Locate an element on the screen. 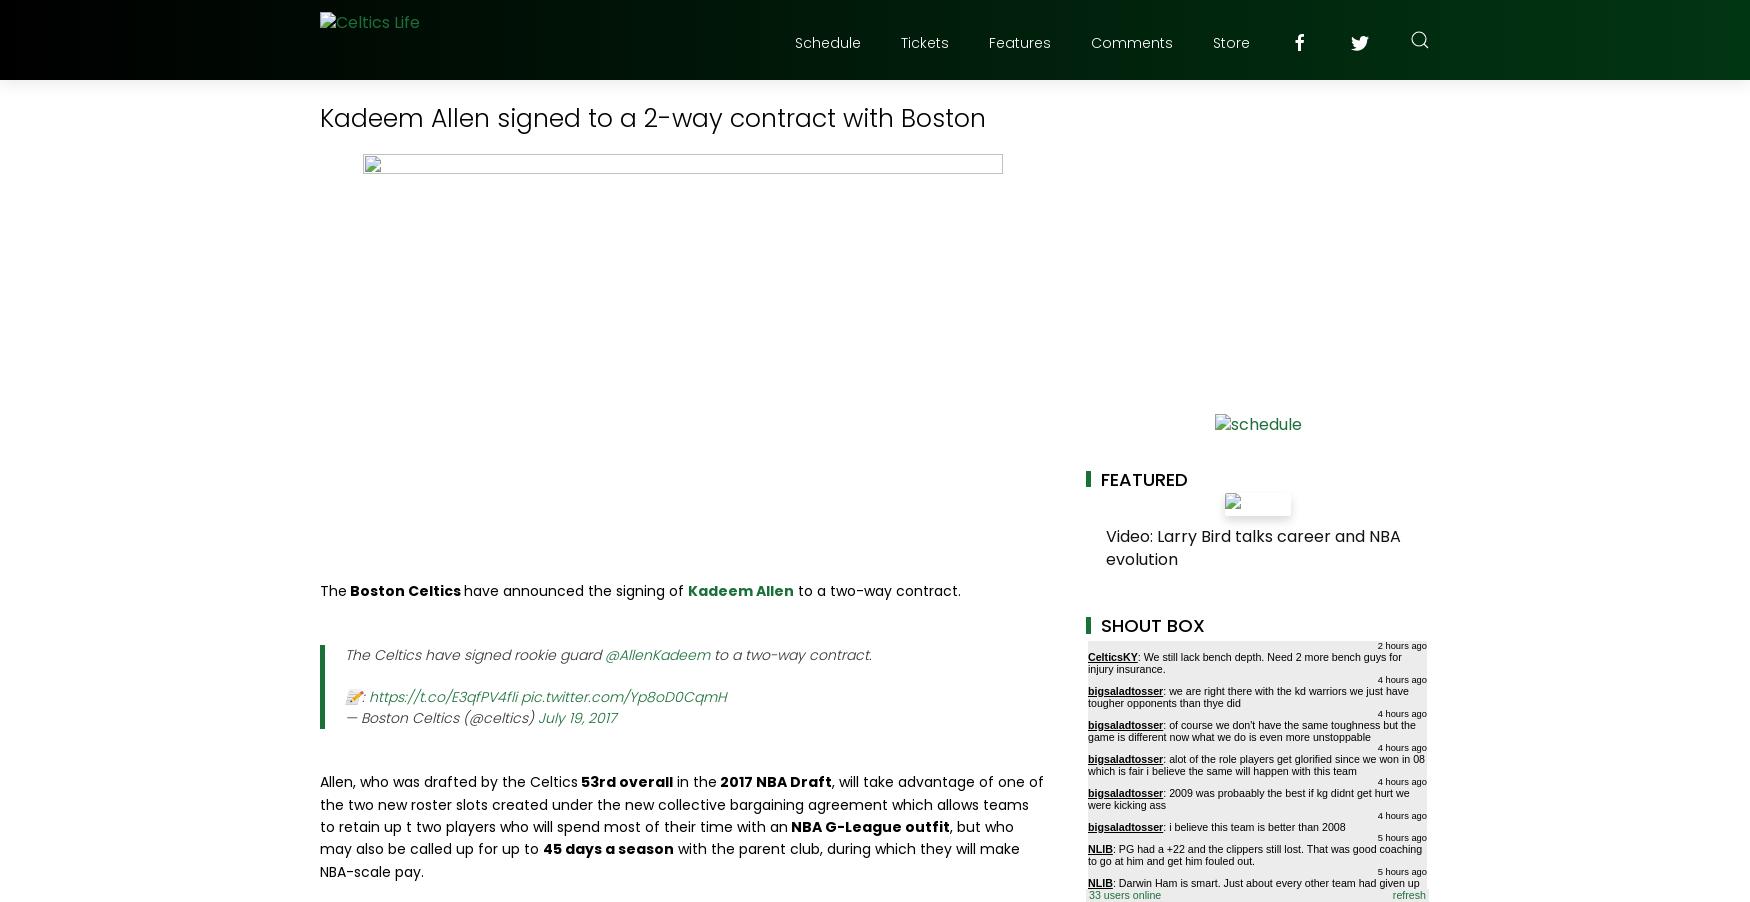  '— Boston Celtics (@celtics)' is located at coordinates (441, 716).